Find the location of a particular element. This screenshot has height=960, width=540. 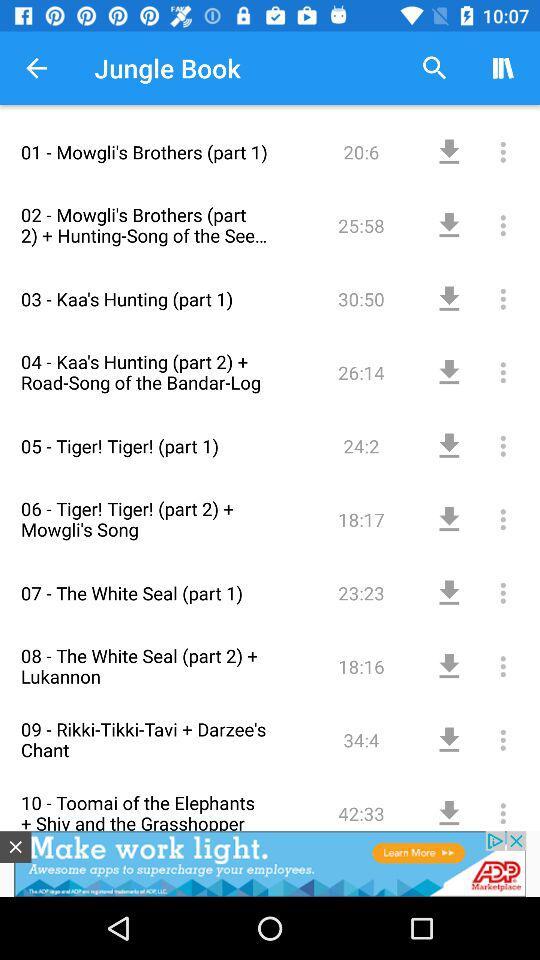

the close icon is located at coordinates (14, 846).